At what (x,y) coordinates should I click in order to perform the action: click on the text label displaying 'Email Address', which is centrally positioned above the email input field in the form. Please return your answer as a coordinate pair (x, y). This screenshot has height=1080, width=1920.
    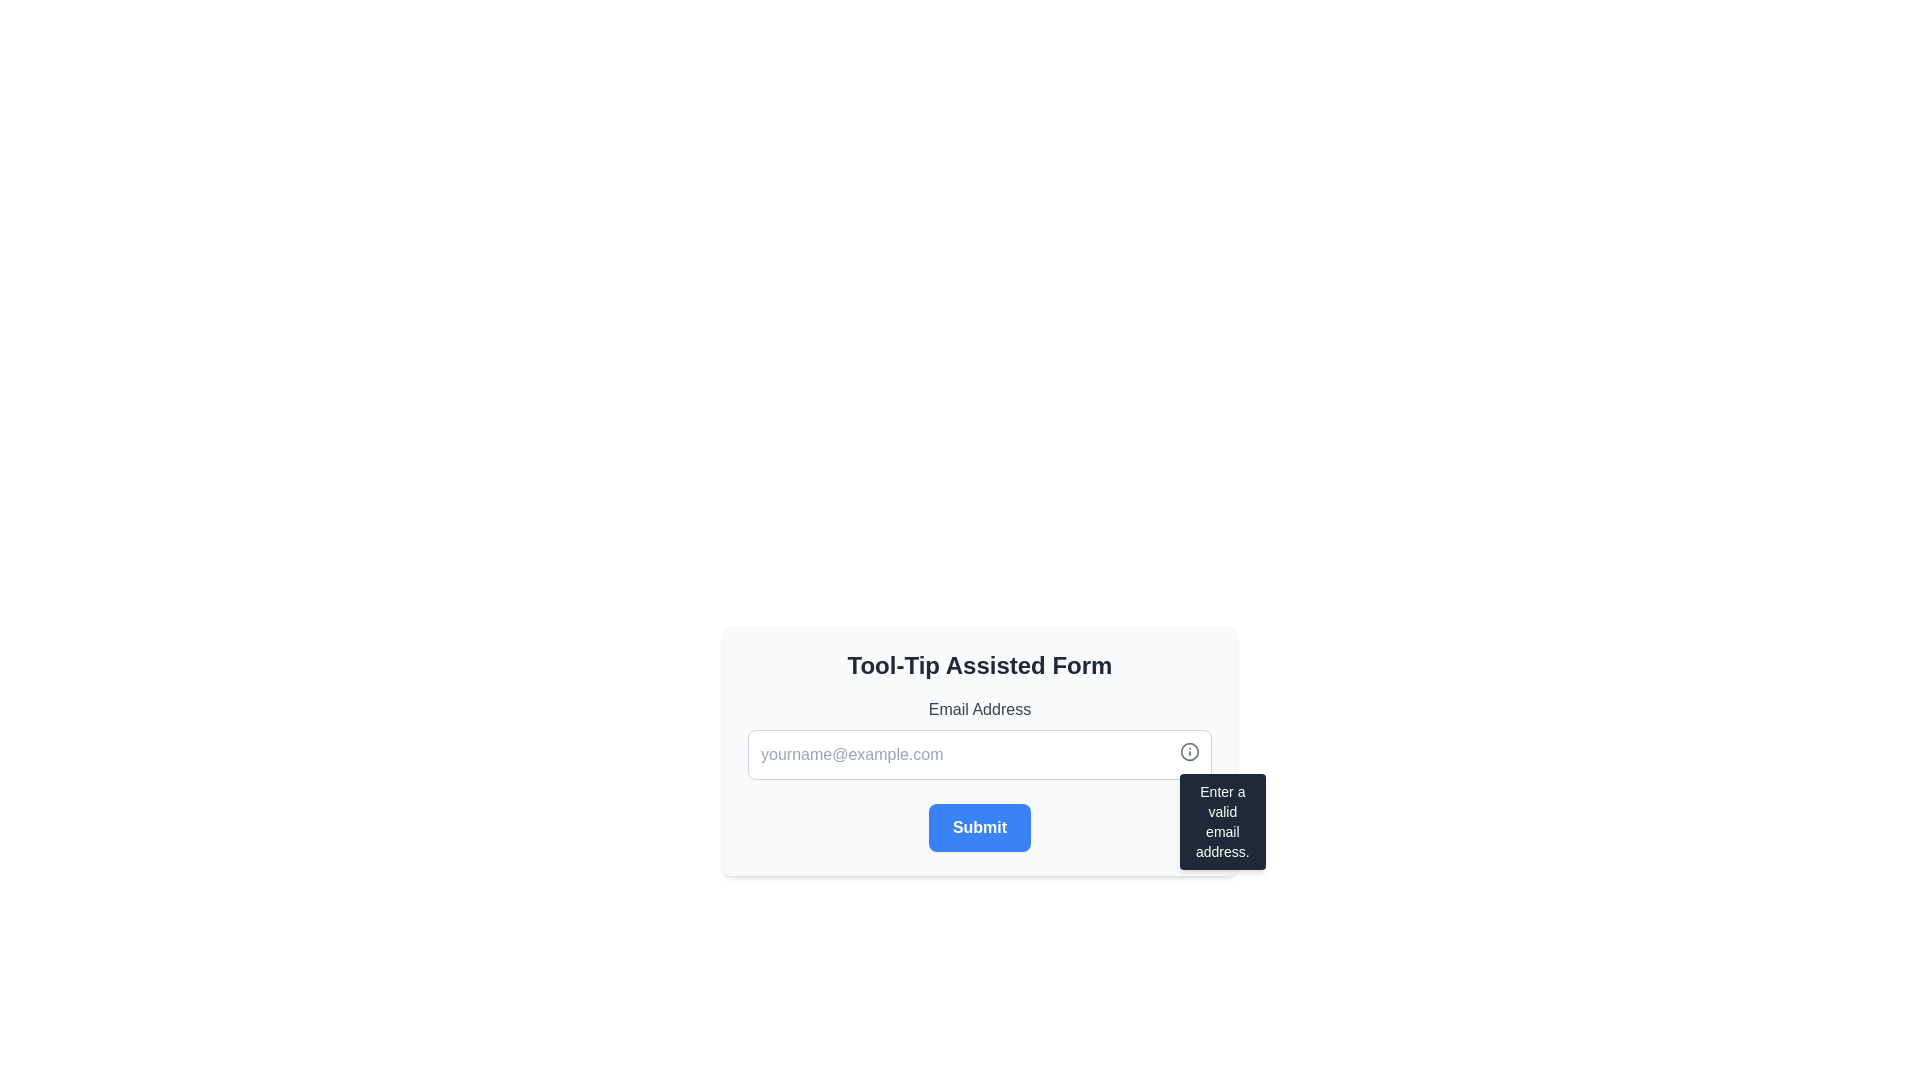
    Looking at the image, I should click on (979, 708).